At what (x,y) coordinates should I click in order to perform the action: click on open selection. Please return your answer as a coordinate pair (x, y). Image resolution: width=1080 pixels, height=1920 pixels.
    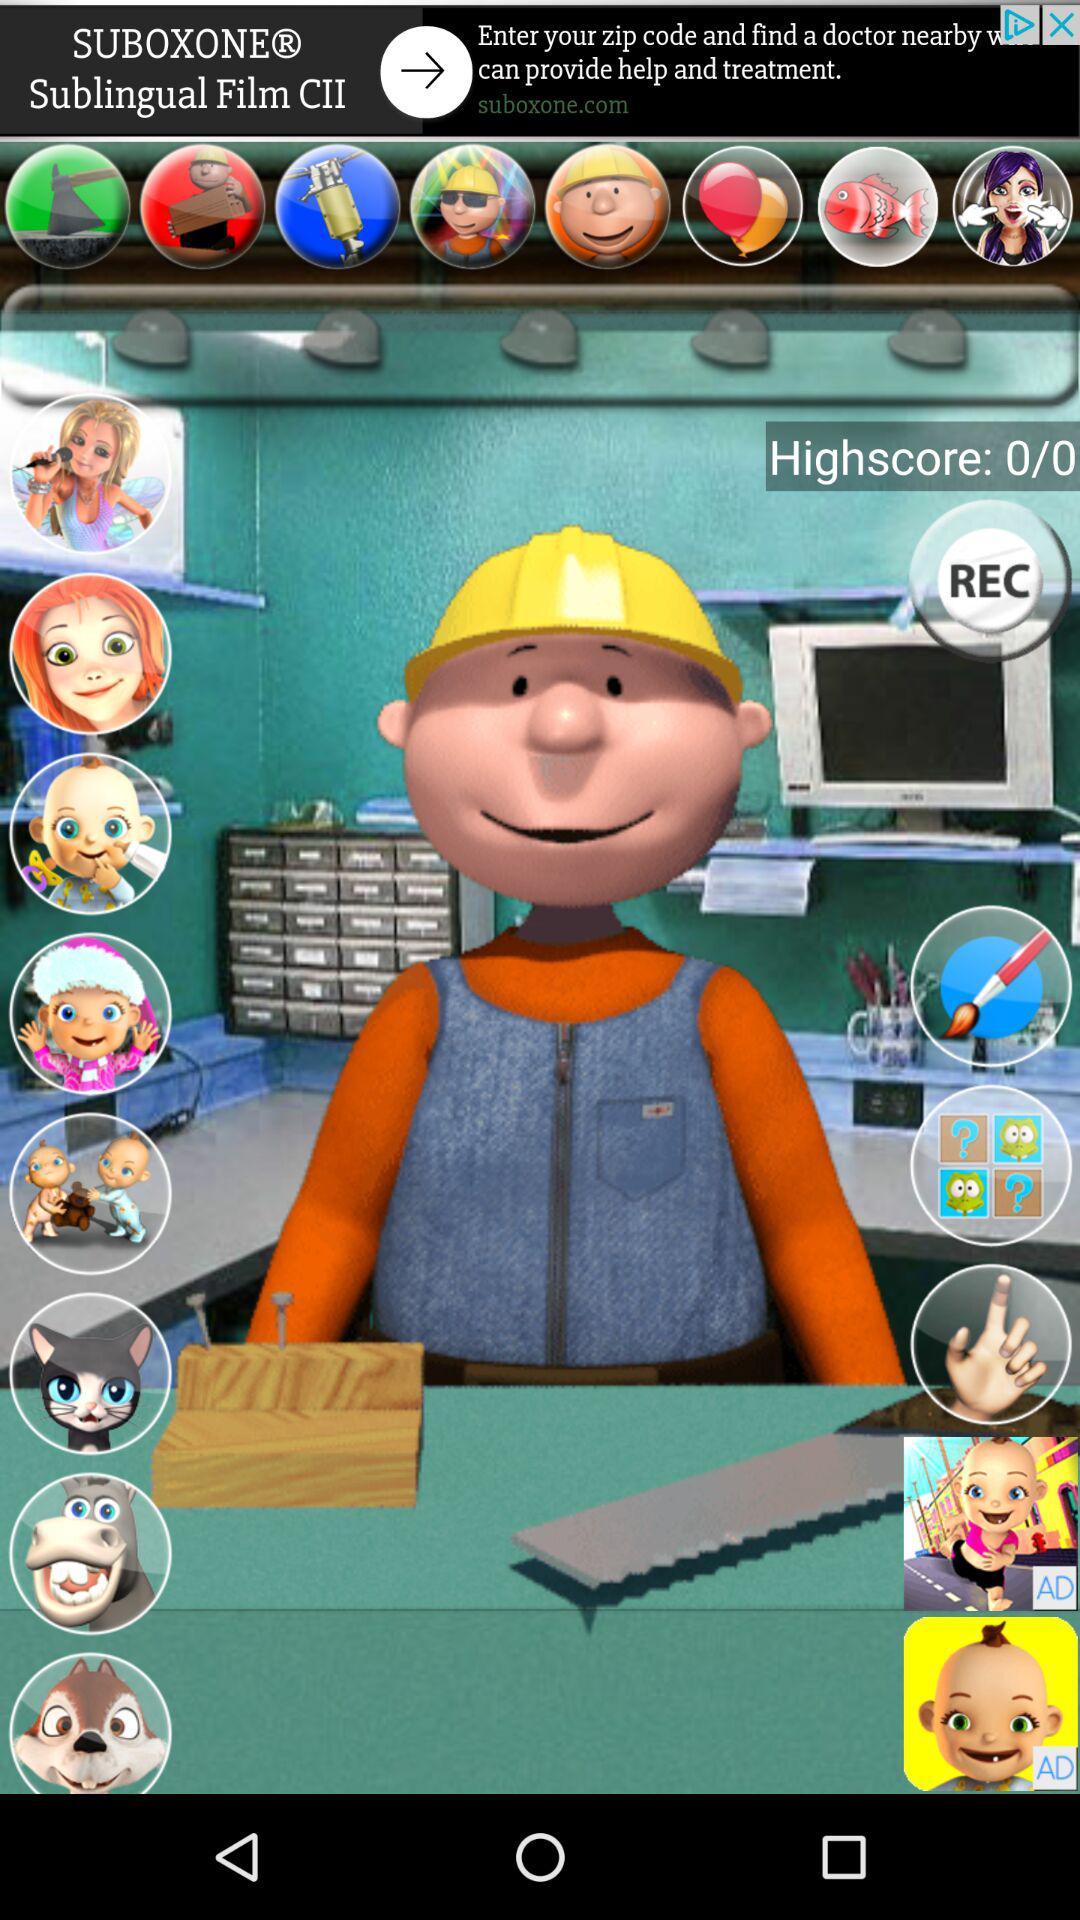
    Looking at the image, I should click on (876, 206).